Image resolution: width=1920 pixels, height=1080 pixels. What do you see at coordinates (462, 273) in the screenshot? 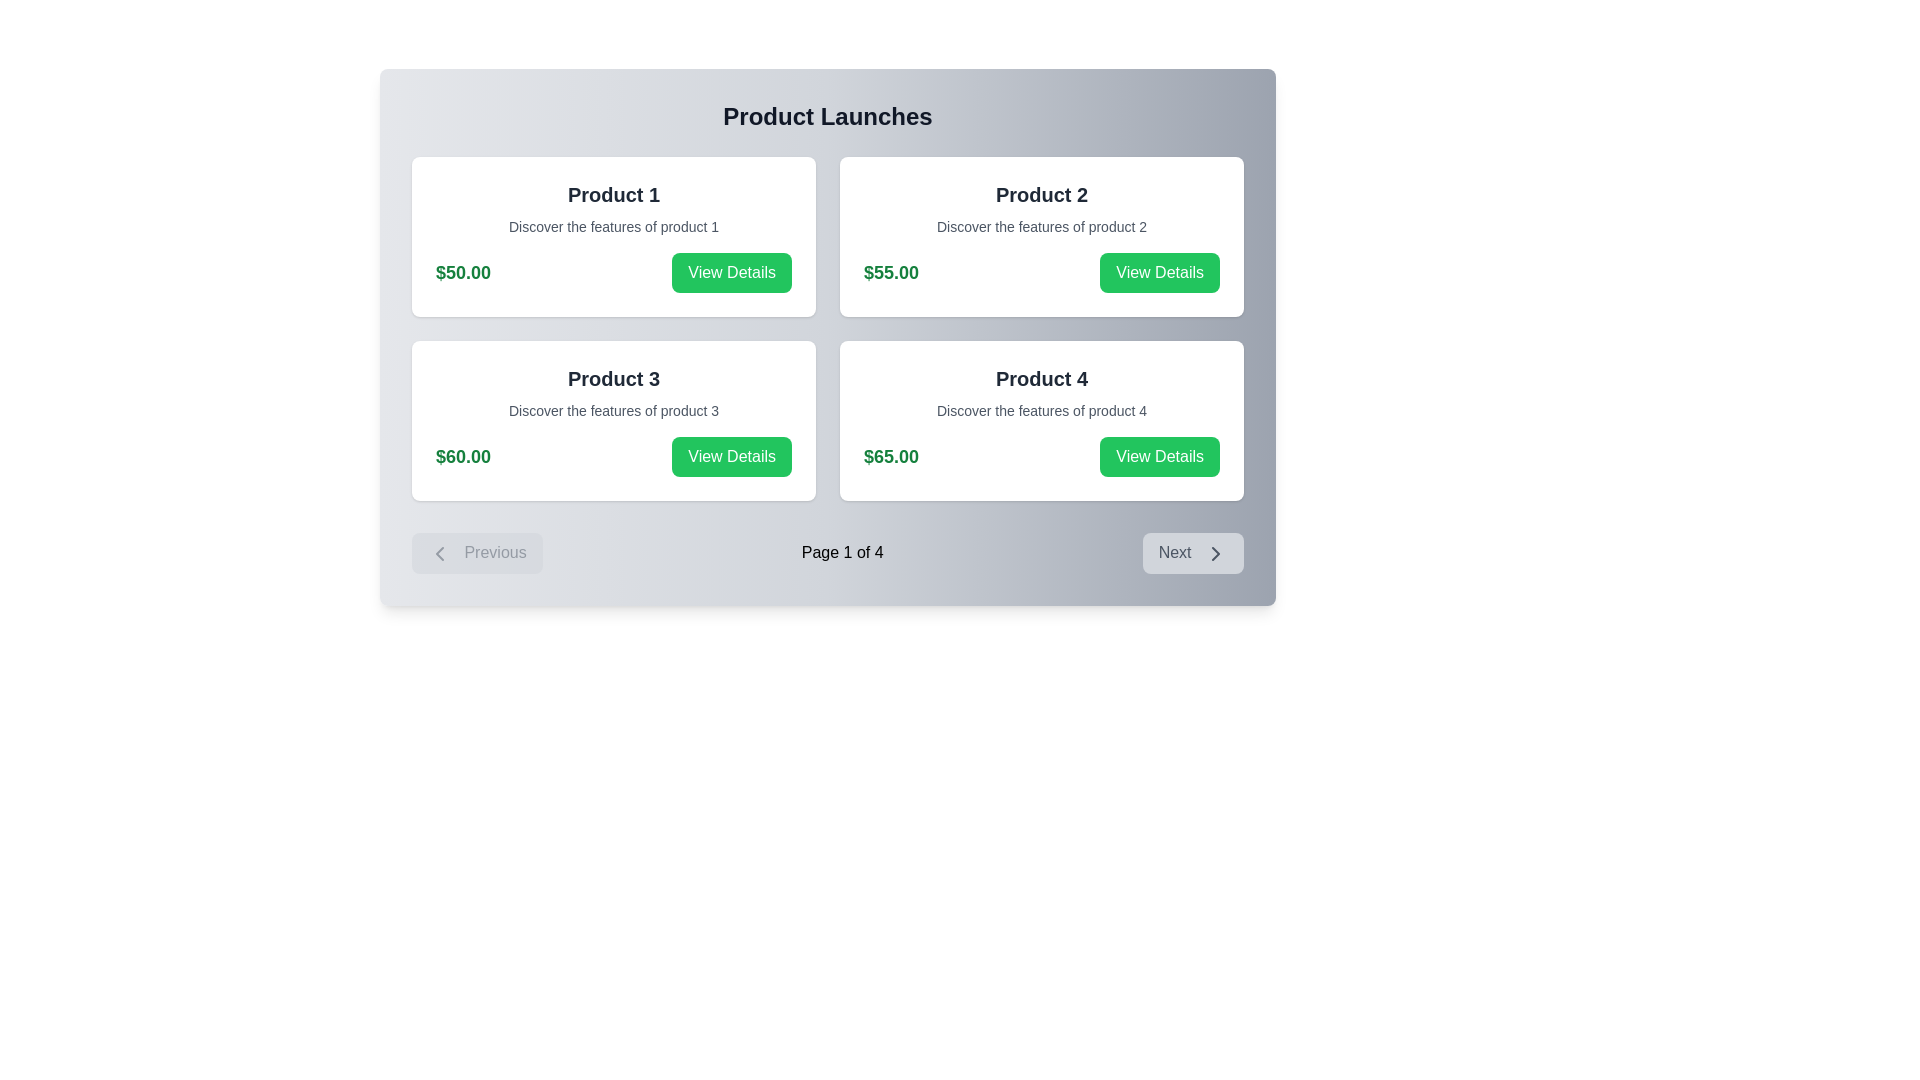
I see `the text label displaying '$50.00' in bold green, located under the product name for 'Product 1' in the upper-left quadrant of the interface` at bounding box center [462, 273].